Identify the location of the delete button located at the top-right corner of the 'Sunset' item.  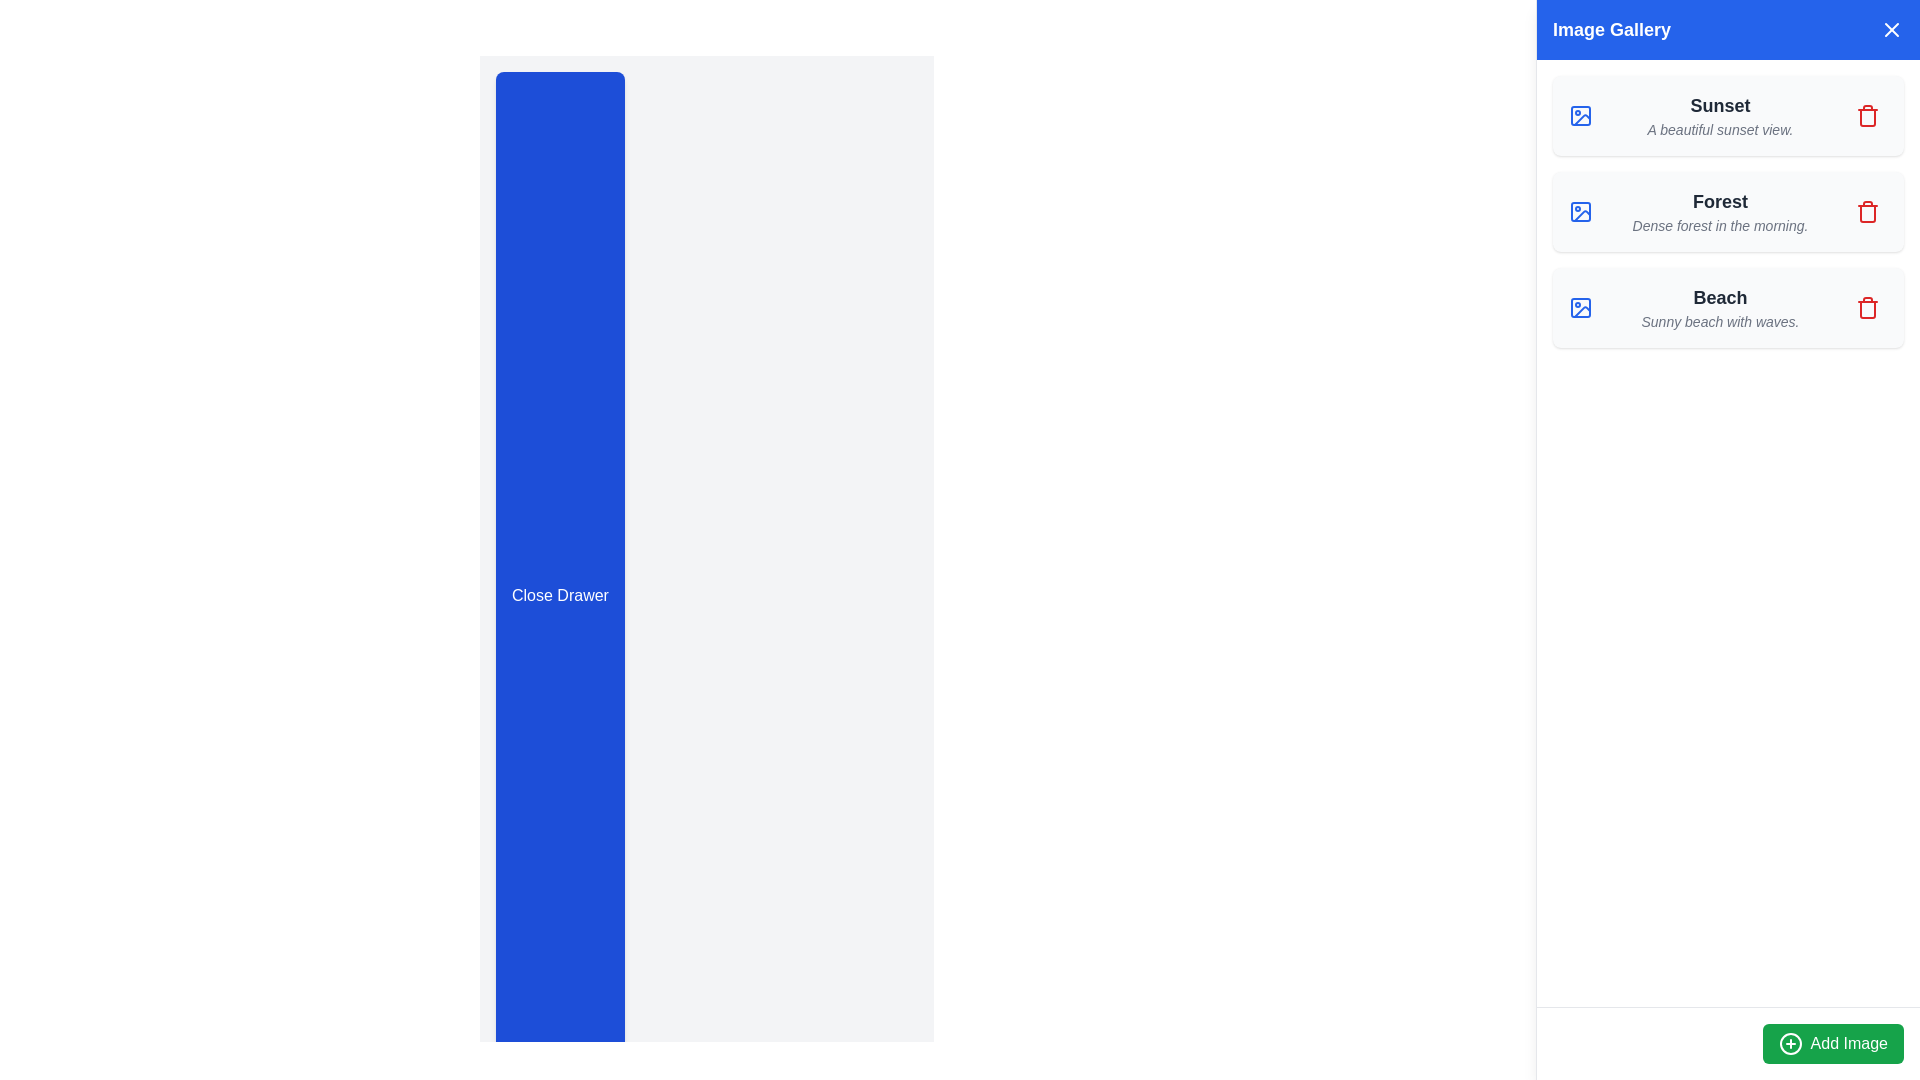
(1866, 115).